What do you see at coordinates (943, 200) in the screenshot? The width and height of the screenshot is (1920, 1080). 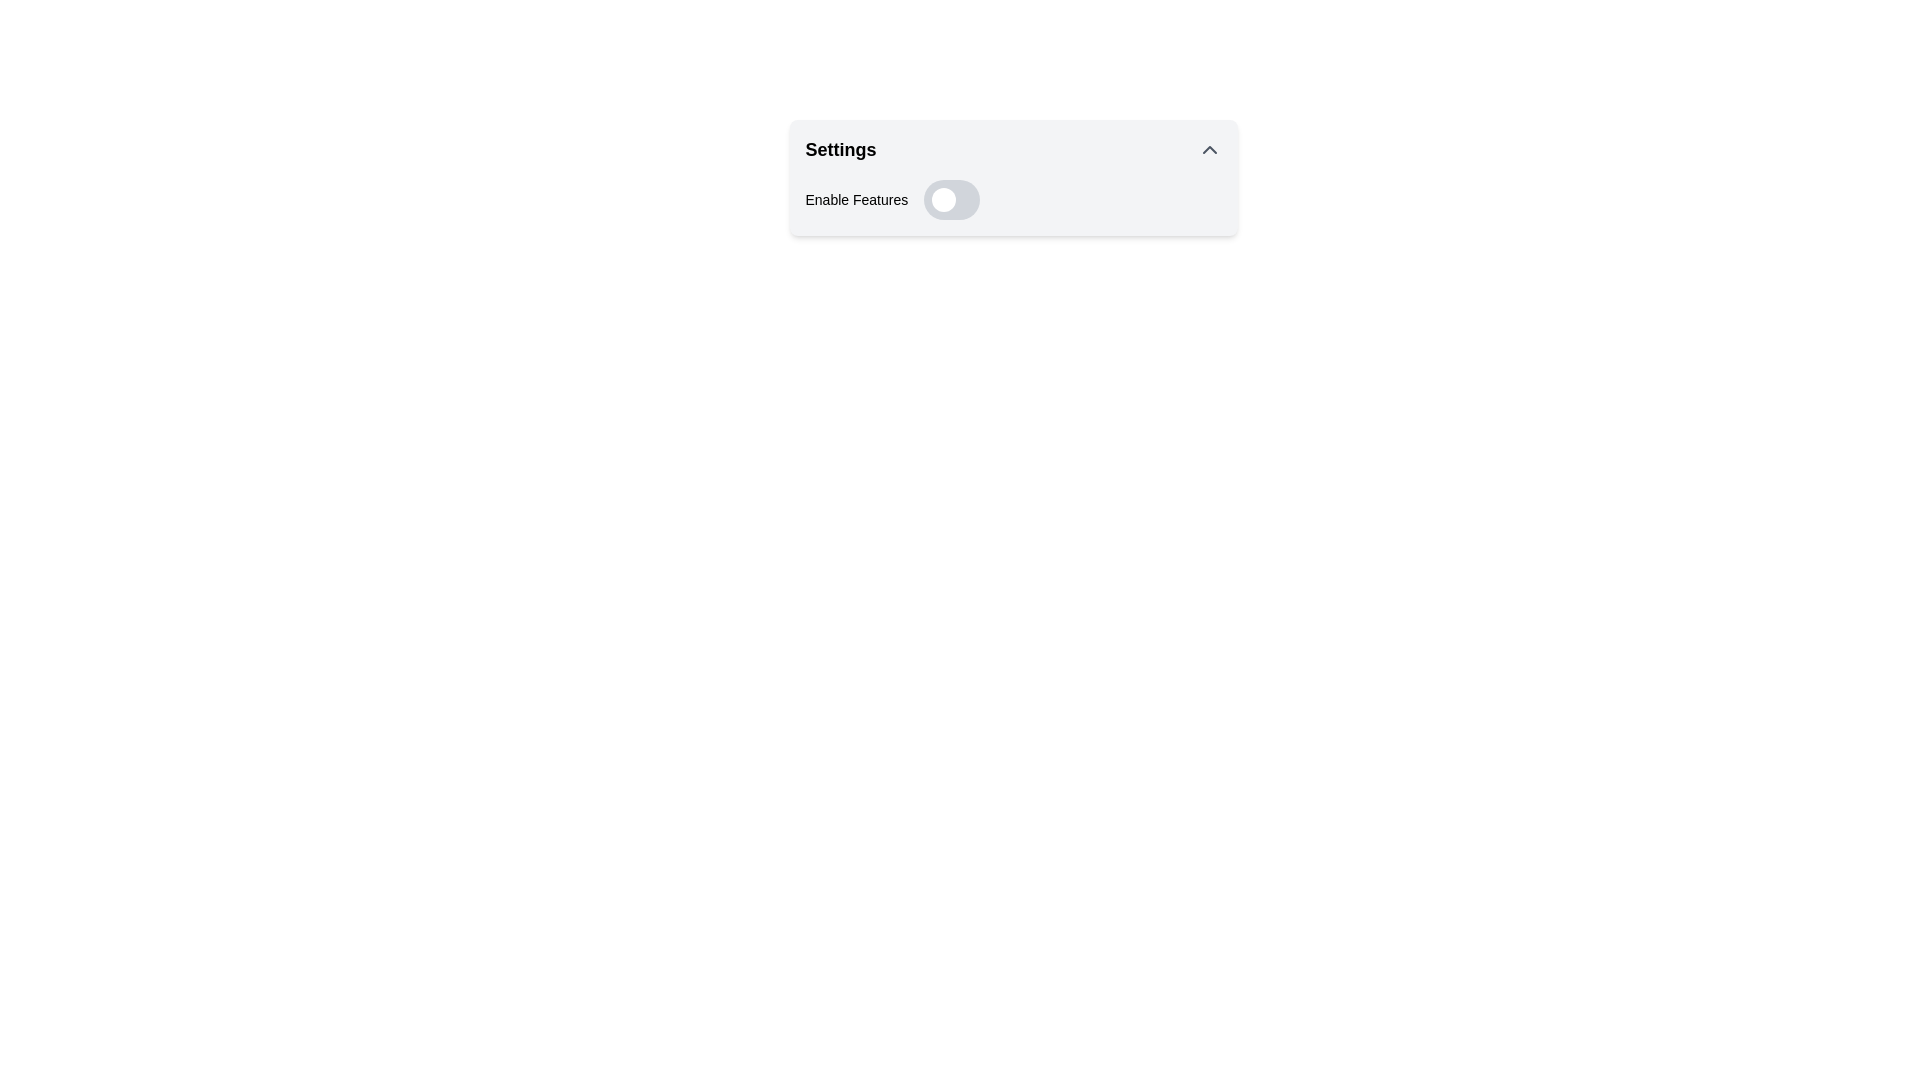 I see `the circular toggle switch indicator located near the left end of the toggle switch bar in the 'Enable Features' settings section to change its state` at bounding box center [943, 200].